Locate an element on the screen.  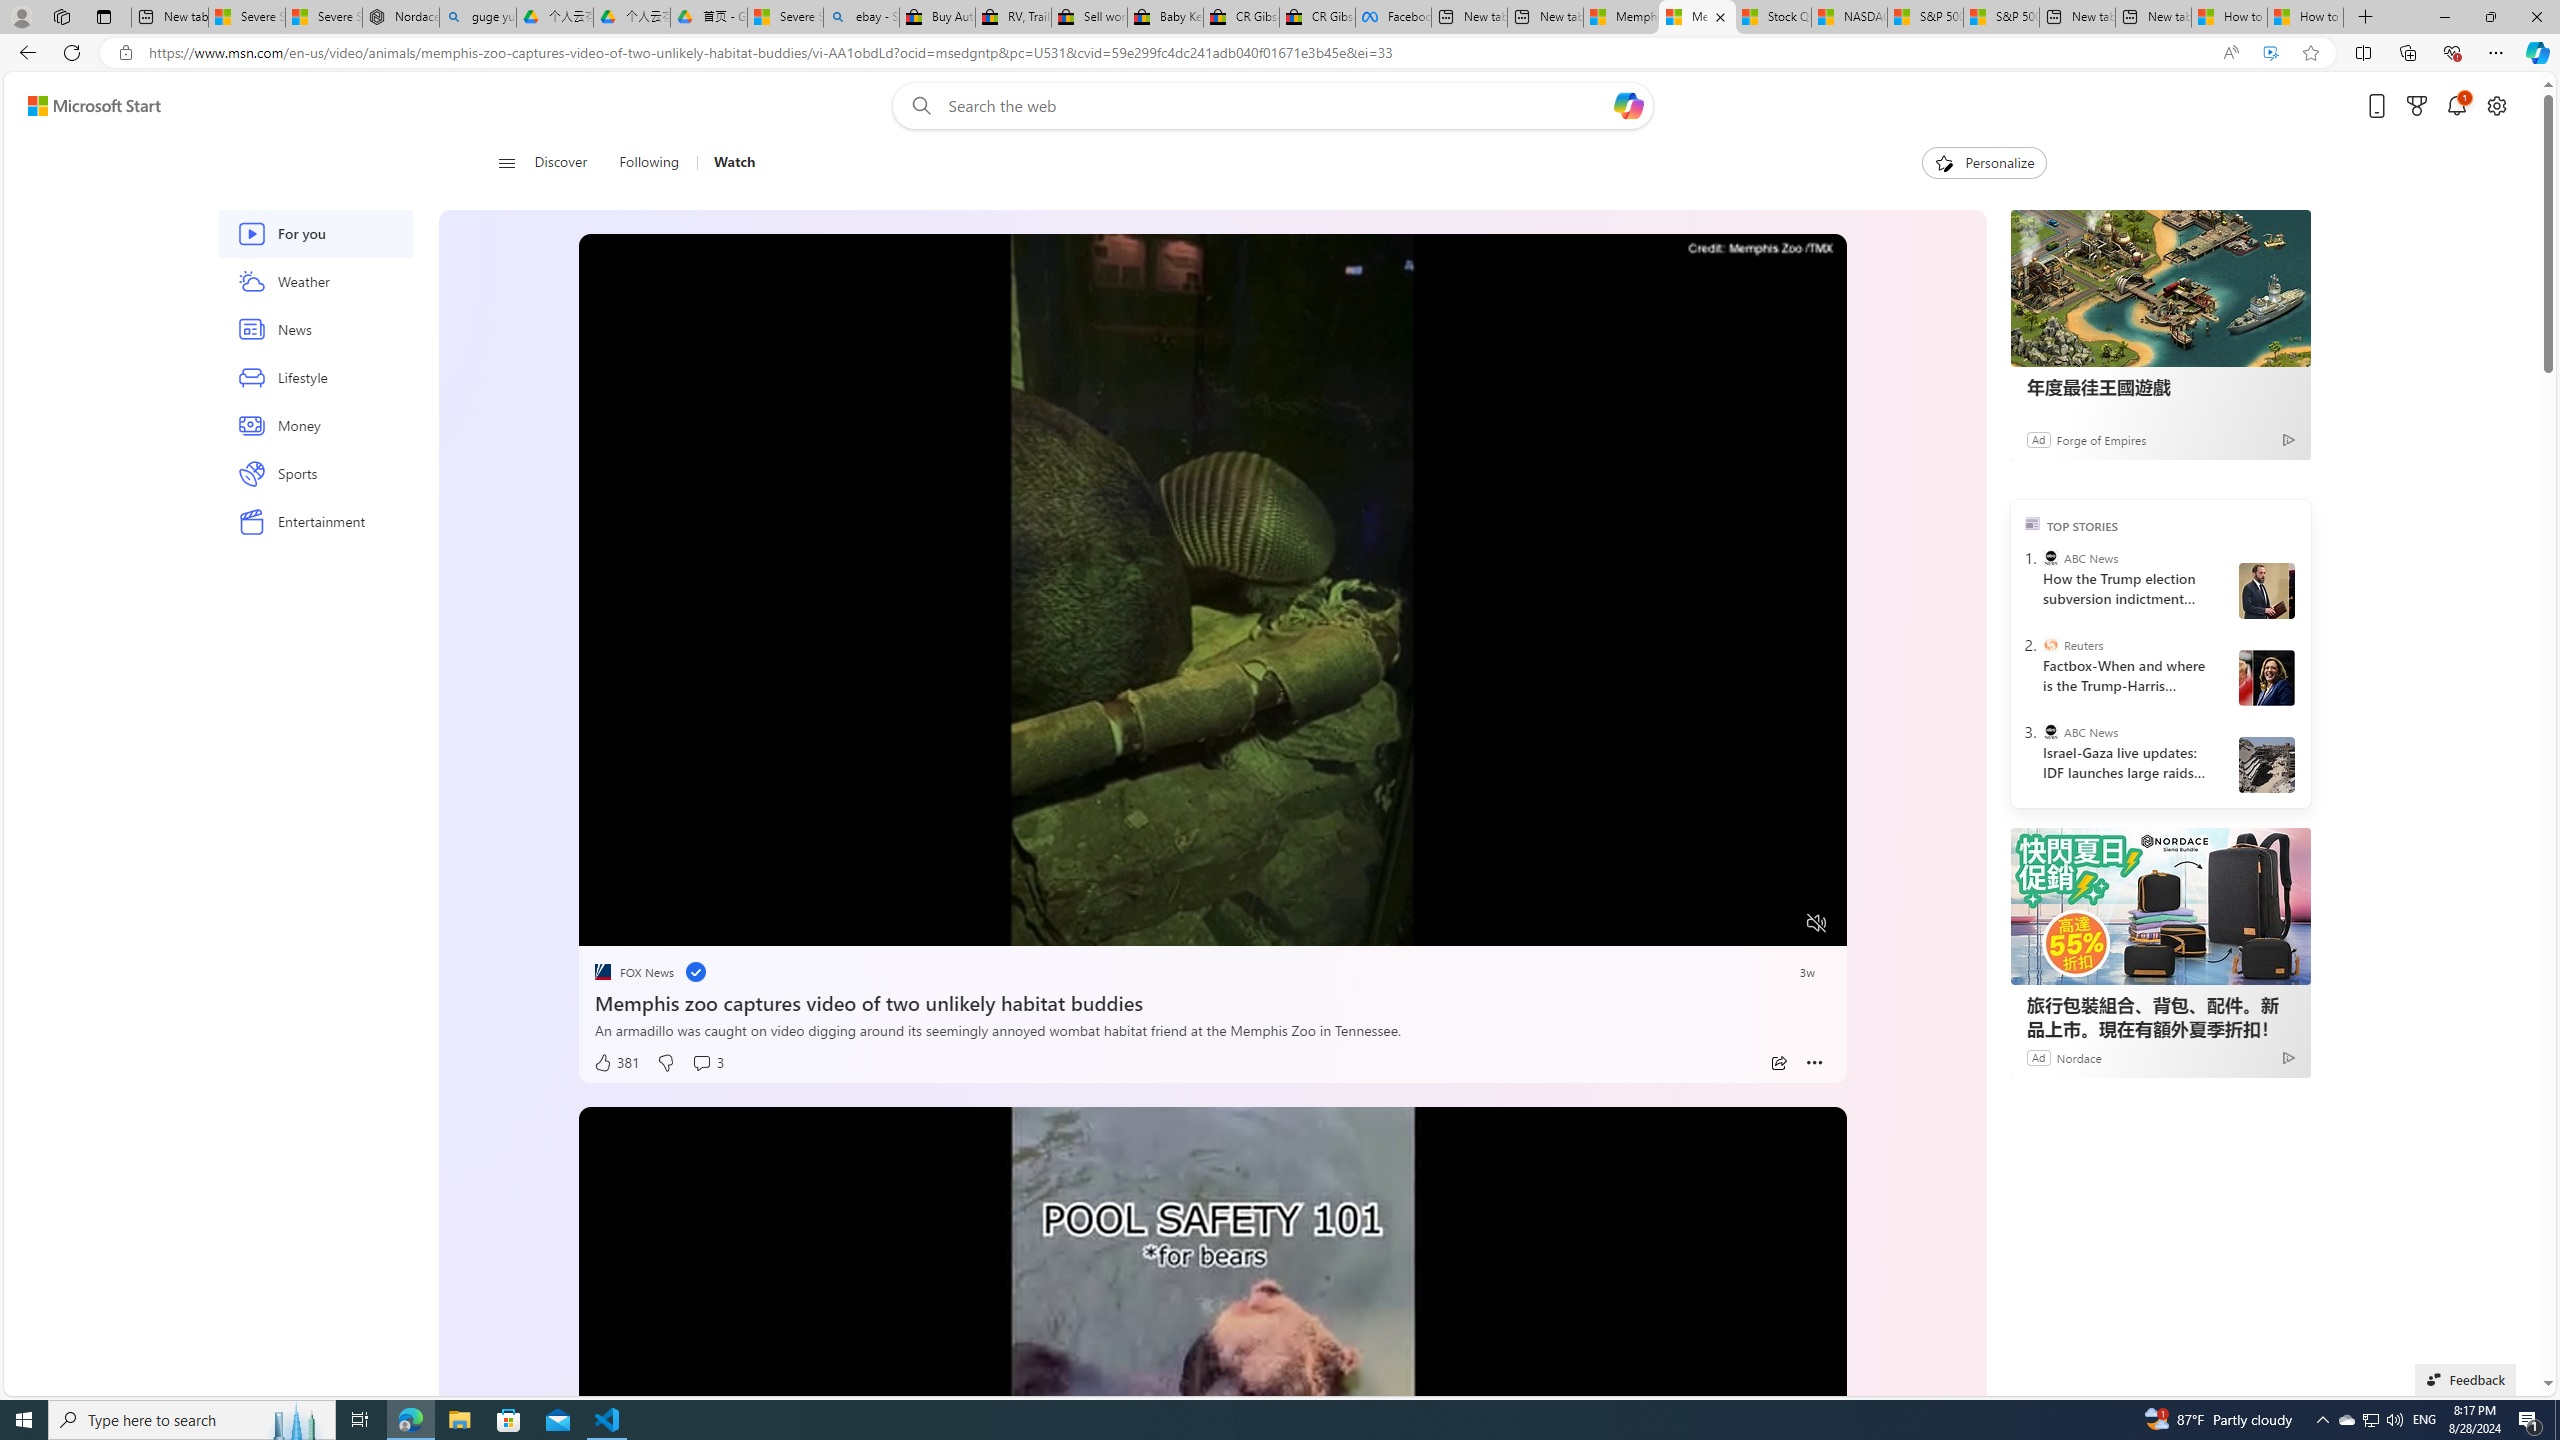
'Open settings' is located at coordinates (2496, 106).